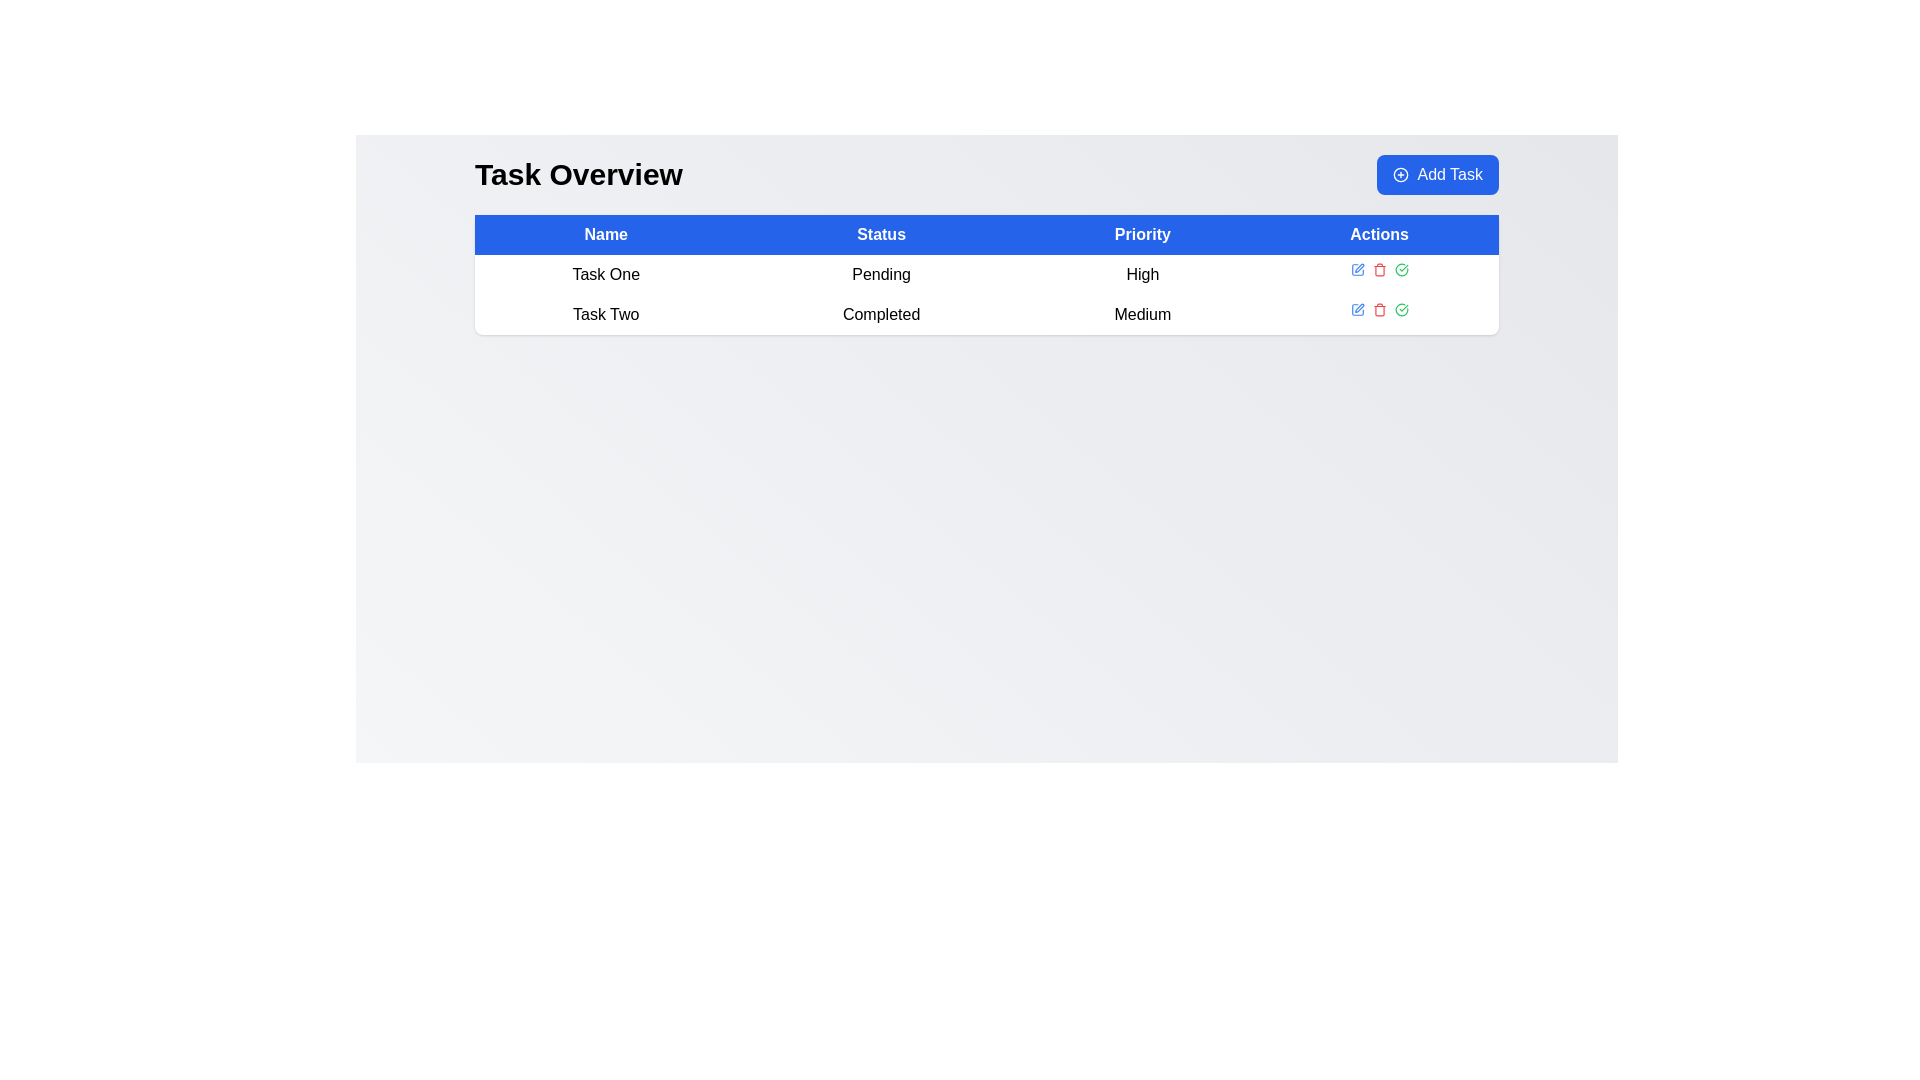 The height and width of the screenshot is (1080, 1920). What do you see at coordinates (880, 234) in the screenshot?
I see `the 'Status' text label, which is bold and centered against a blue background in the second column of the header row` at bounding box center [880, 234].